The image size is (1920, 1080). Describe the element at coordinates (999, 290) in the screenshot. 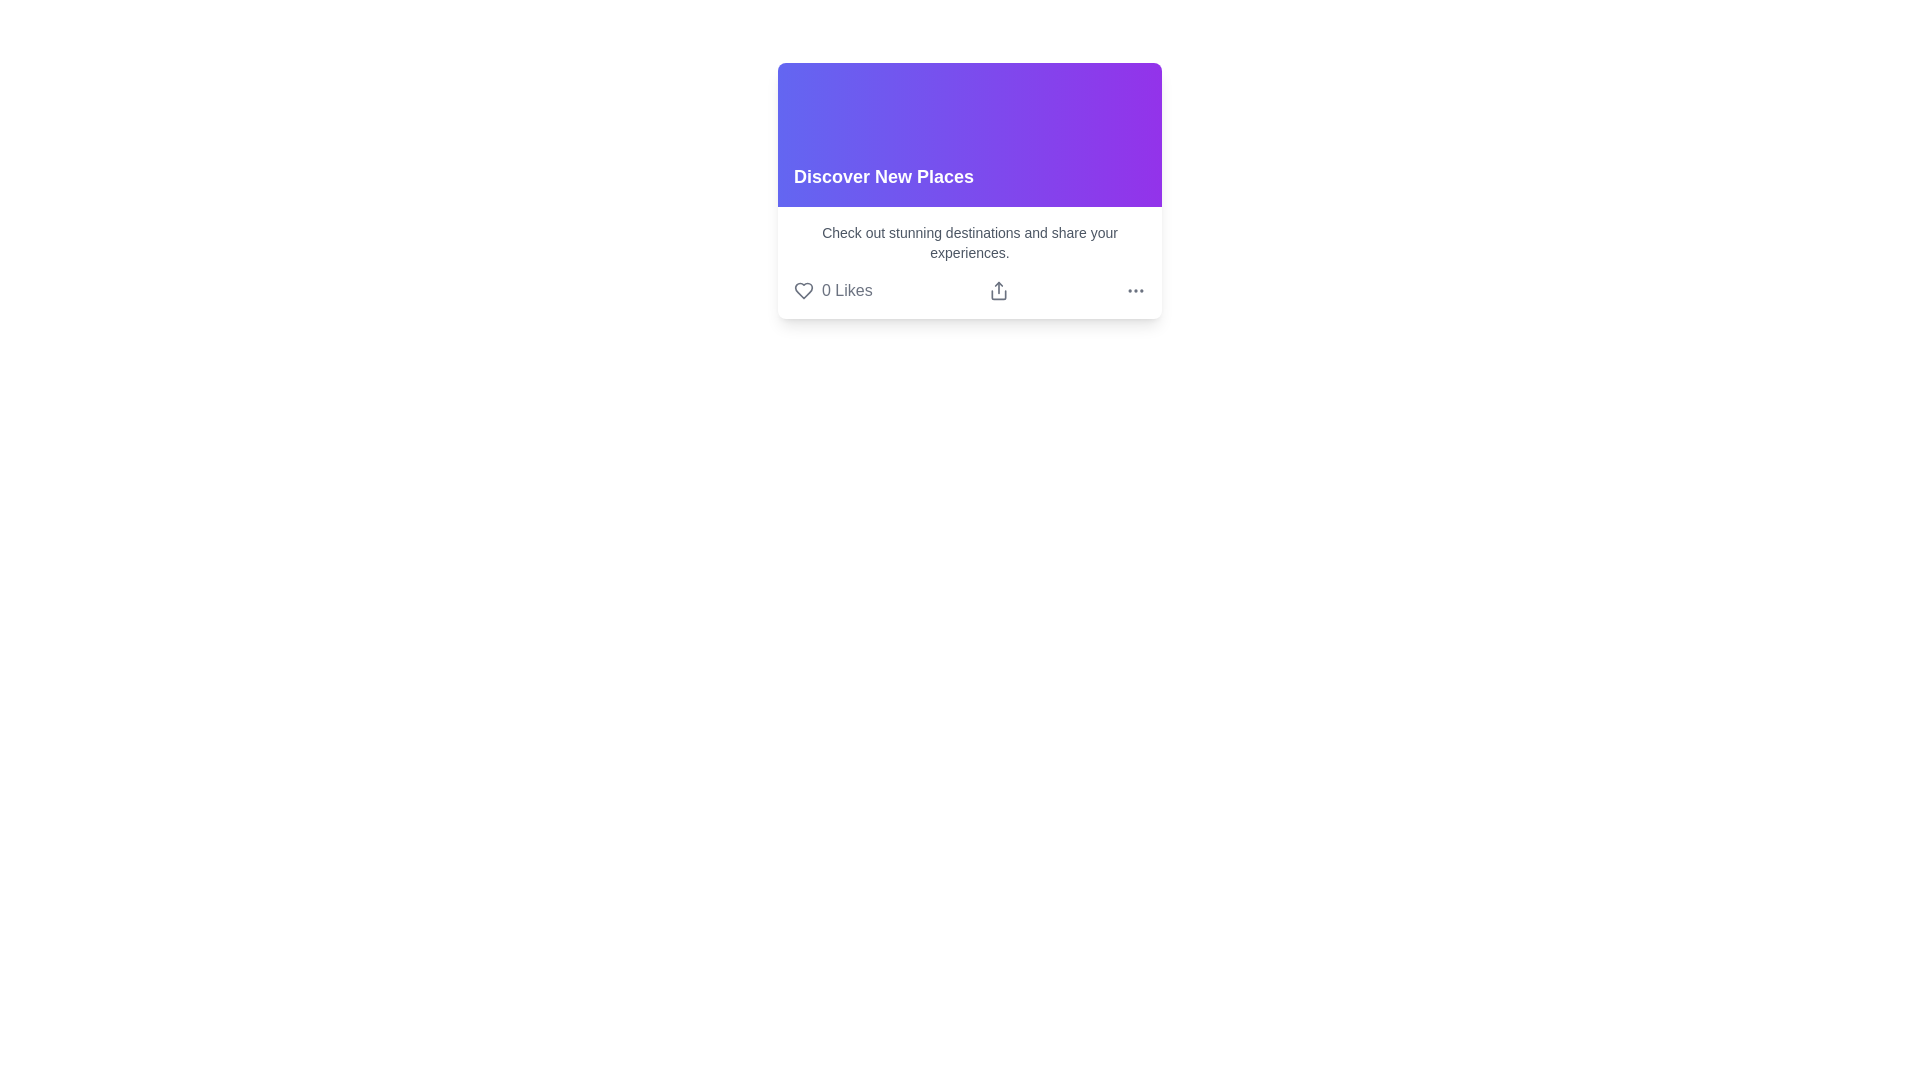

I see `the share icon button located to the right of the '0 Likes' and heart icon` at that location.